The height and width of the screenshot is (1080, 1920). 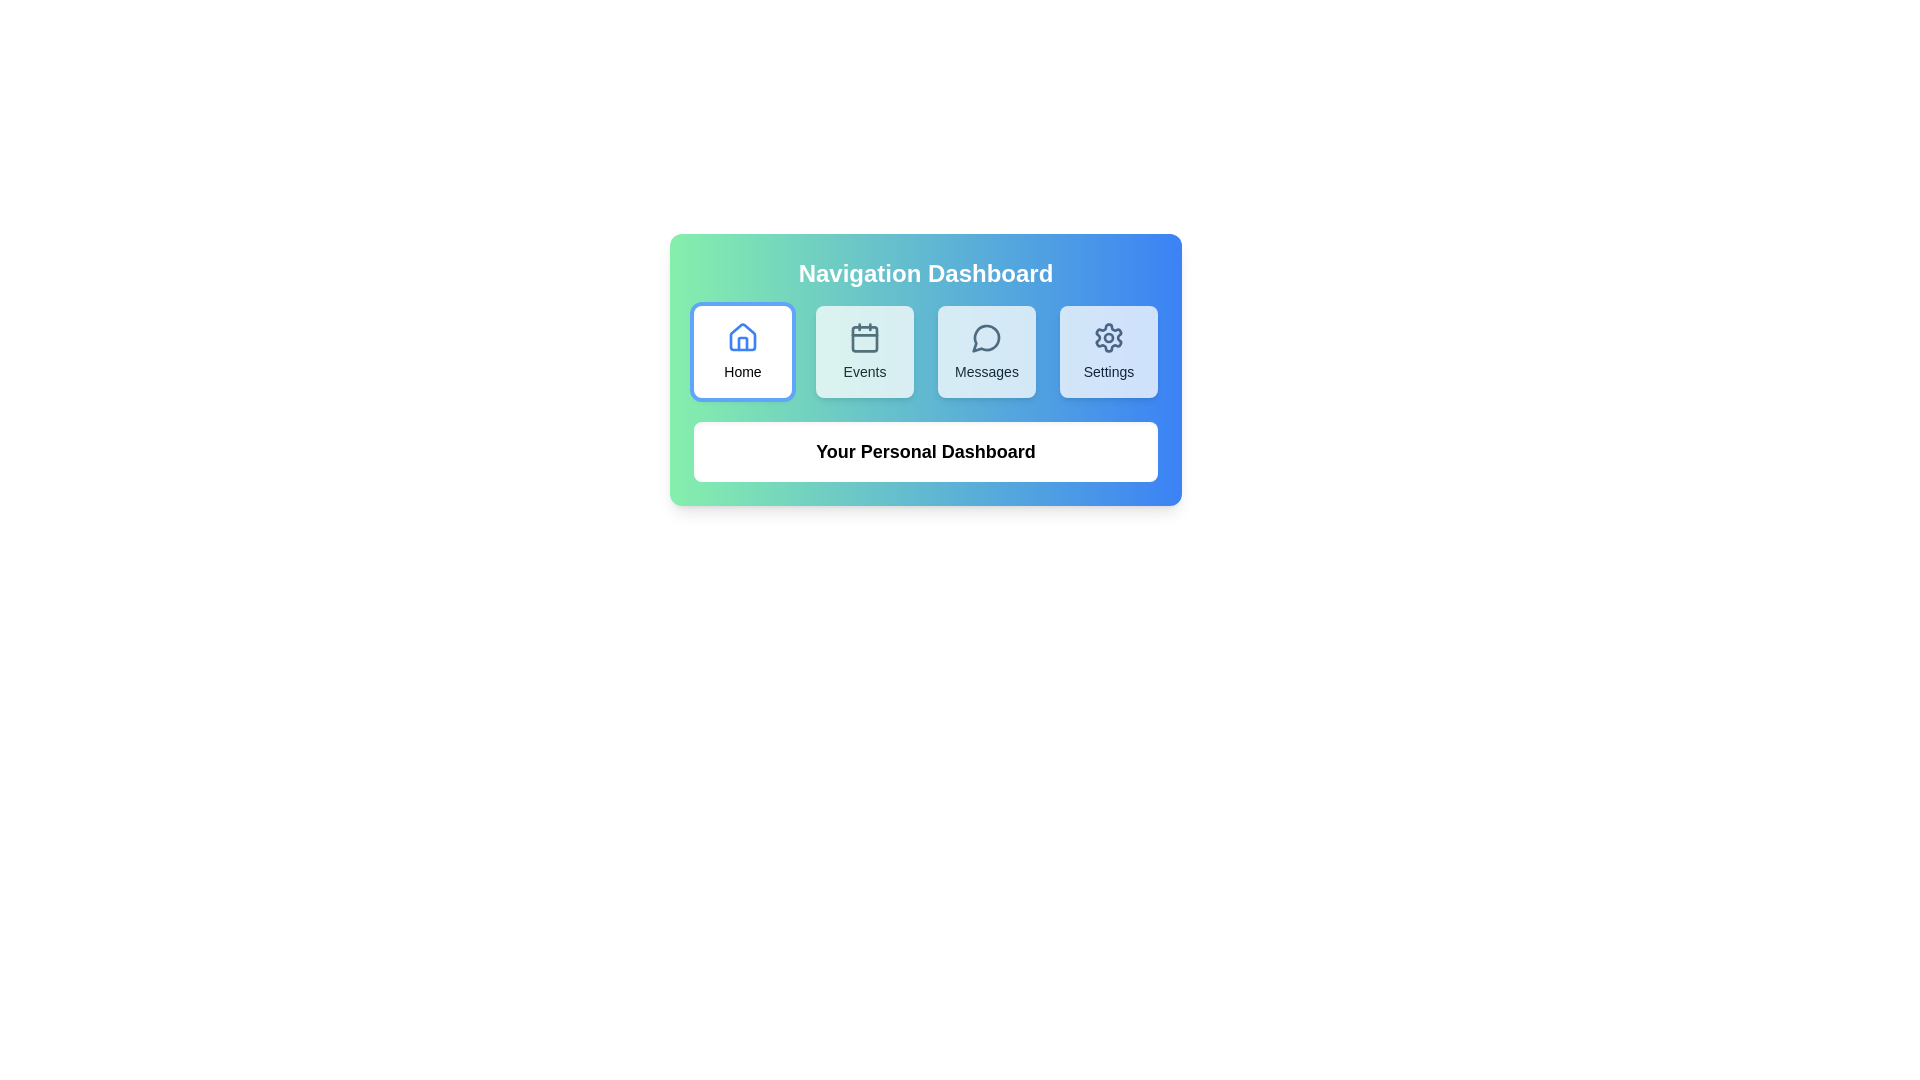 I want to click on the circular chat bubble icon within the 'Messages' section of the navigation dashboard, so click(x=986, y=337).